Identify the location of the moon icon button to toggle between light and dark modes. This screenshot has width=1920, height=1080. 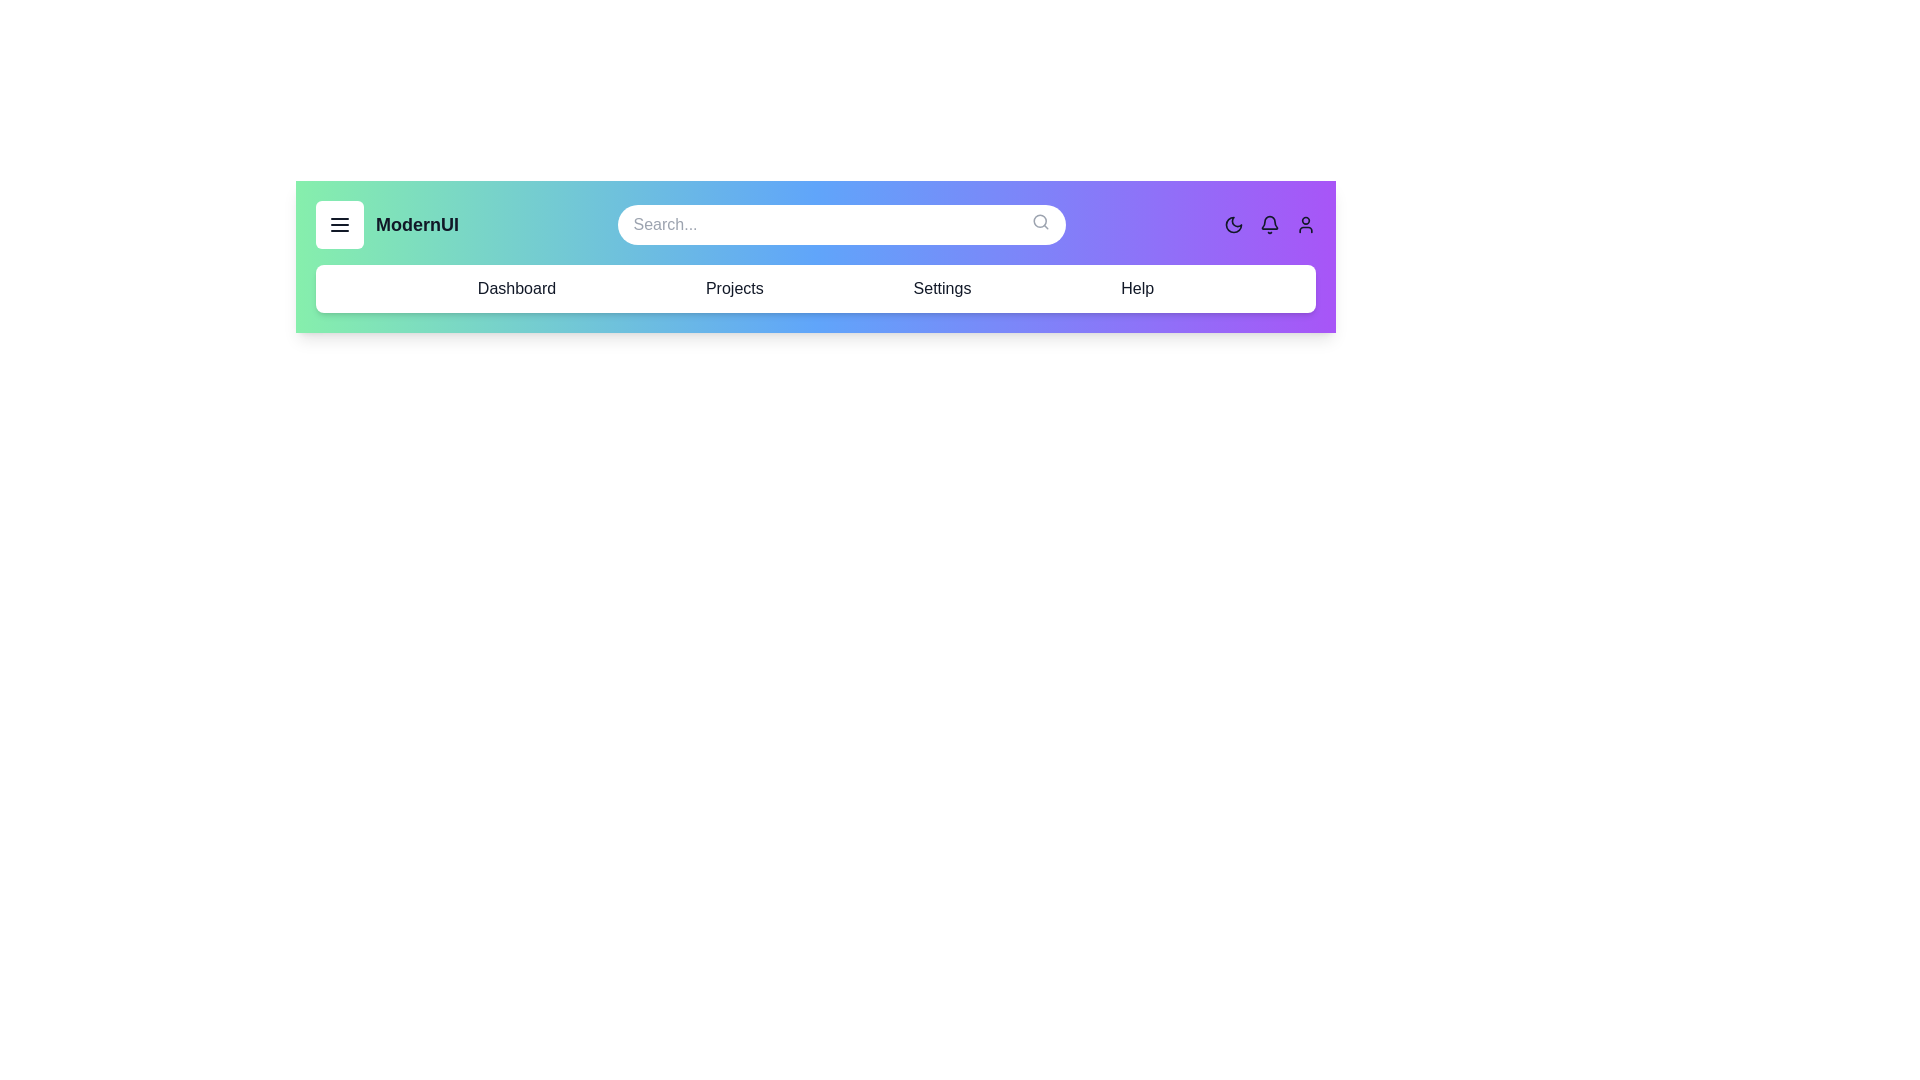
(1232, 224).